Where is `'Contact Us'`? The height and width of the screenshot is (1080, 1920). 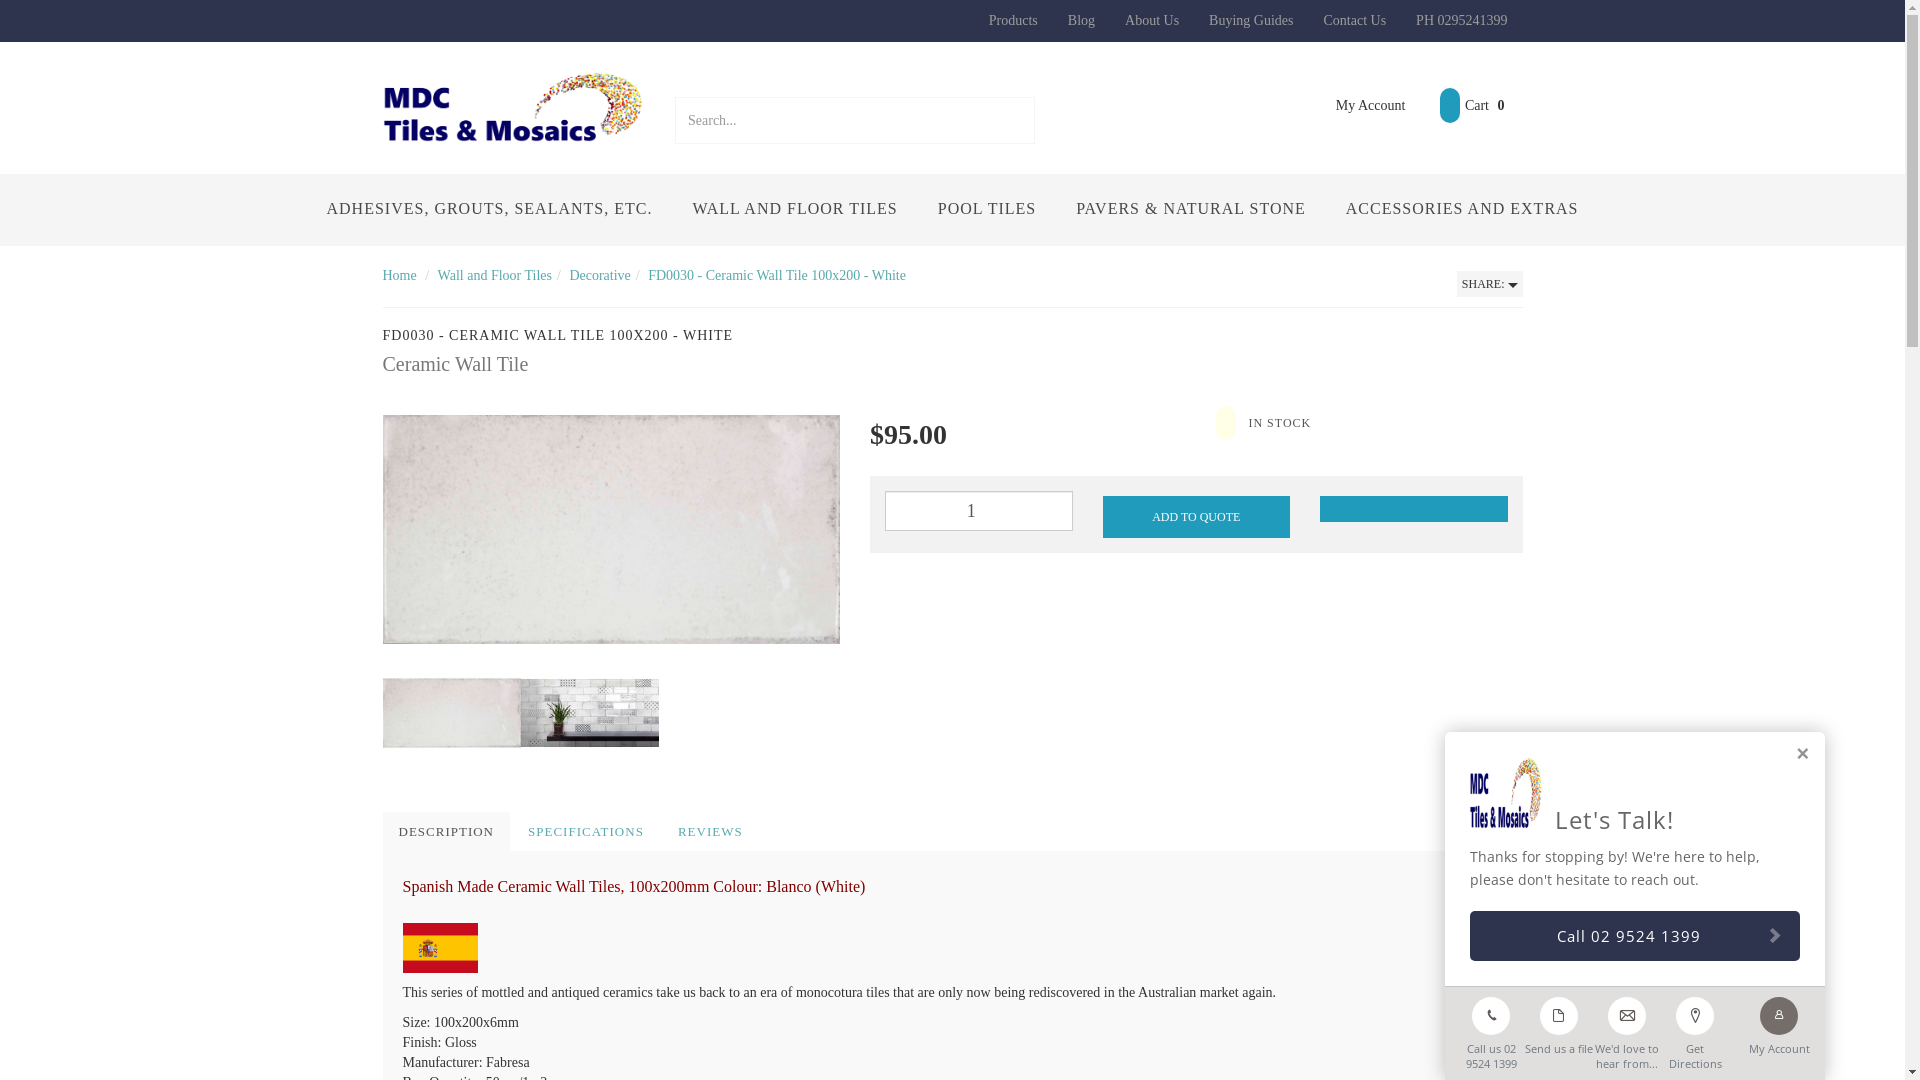
'Contact Us' is located at coordinates (1308, 20).